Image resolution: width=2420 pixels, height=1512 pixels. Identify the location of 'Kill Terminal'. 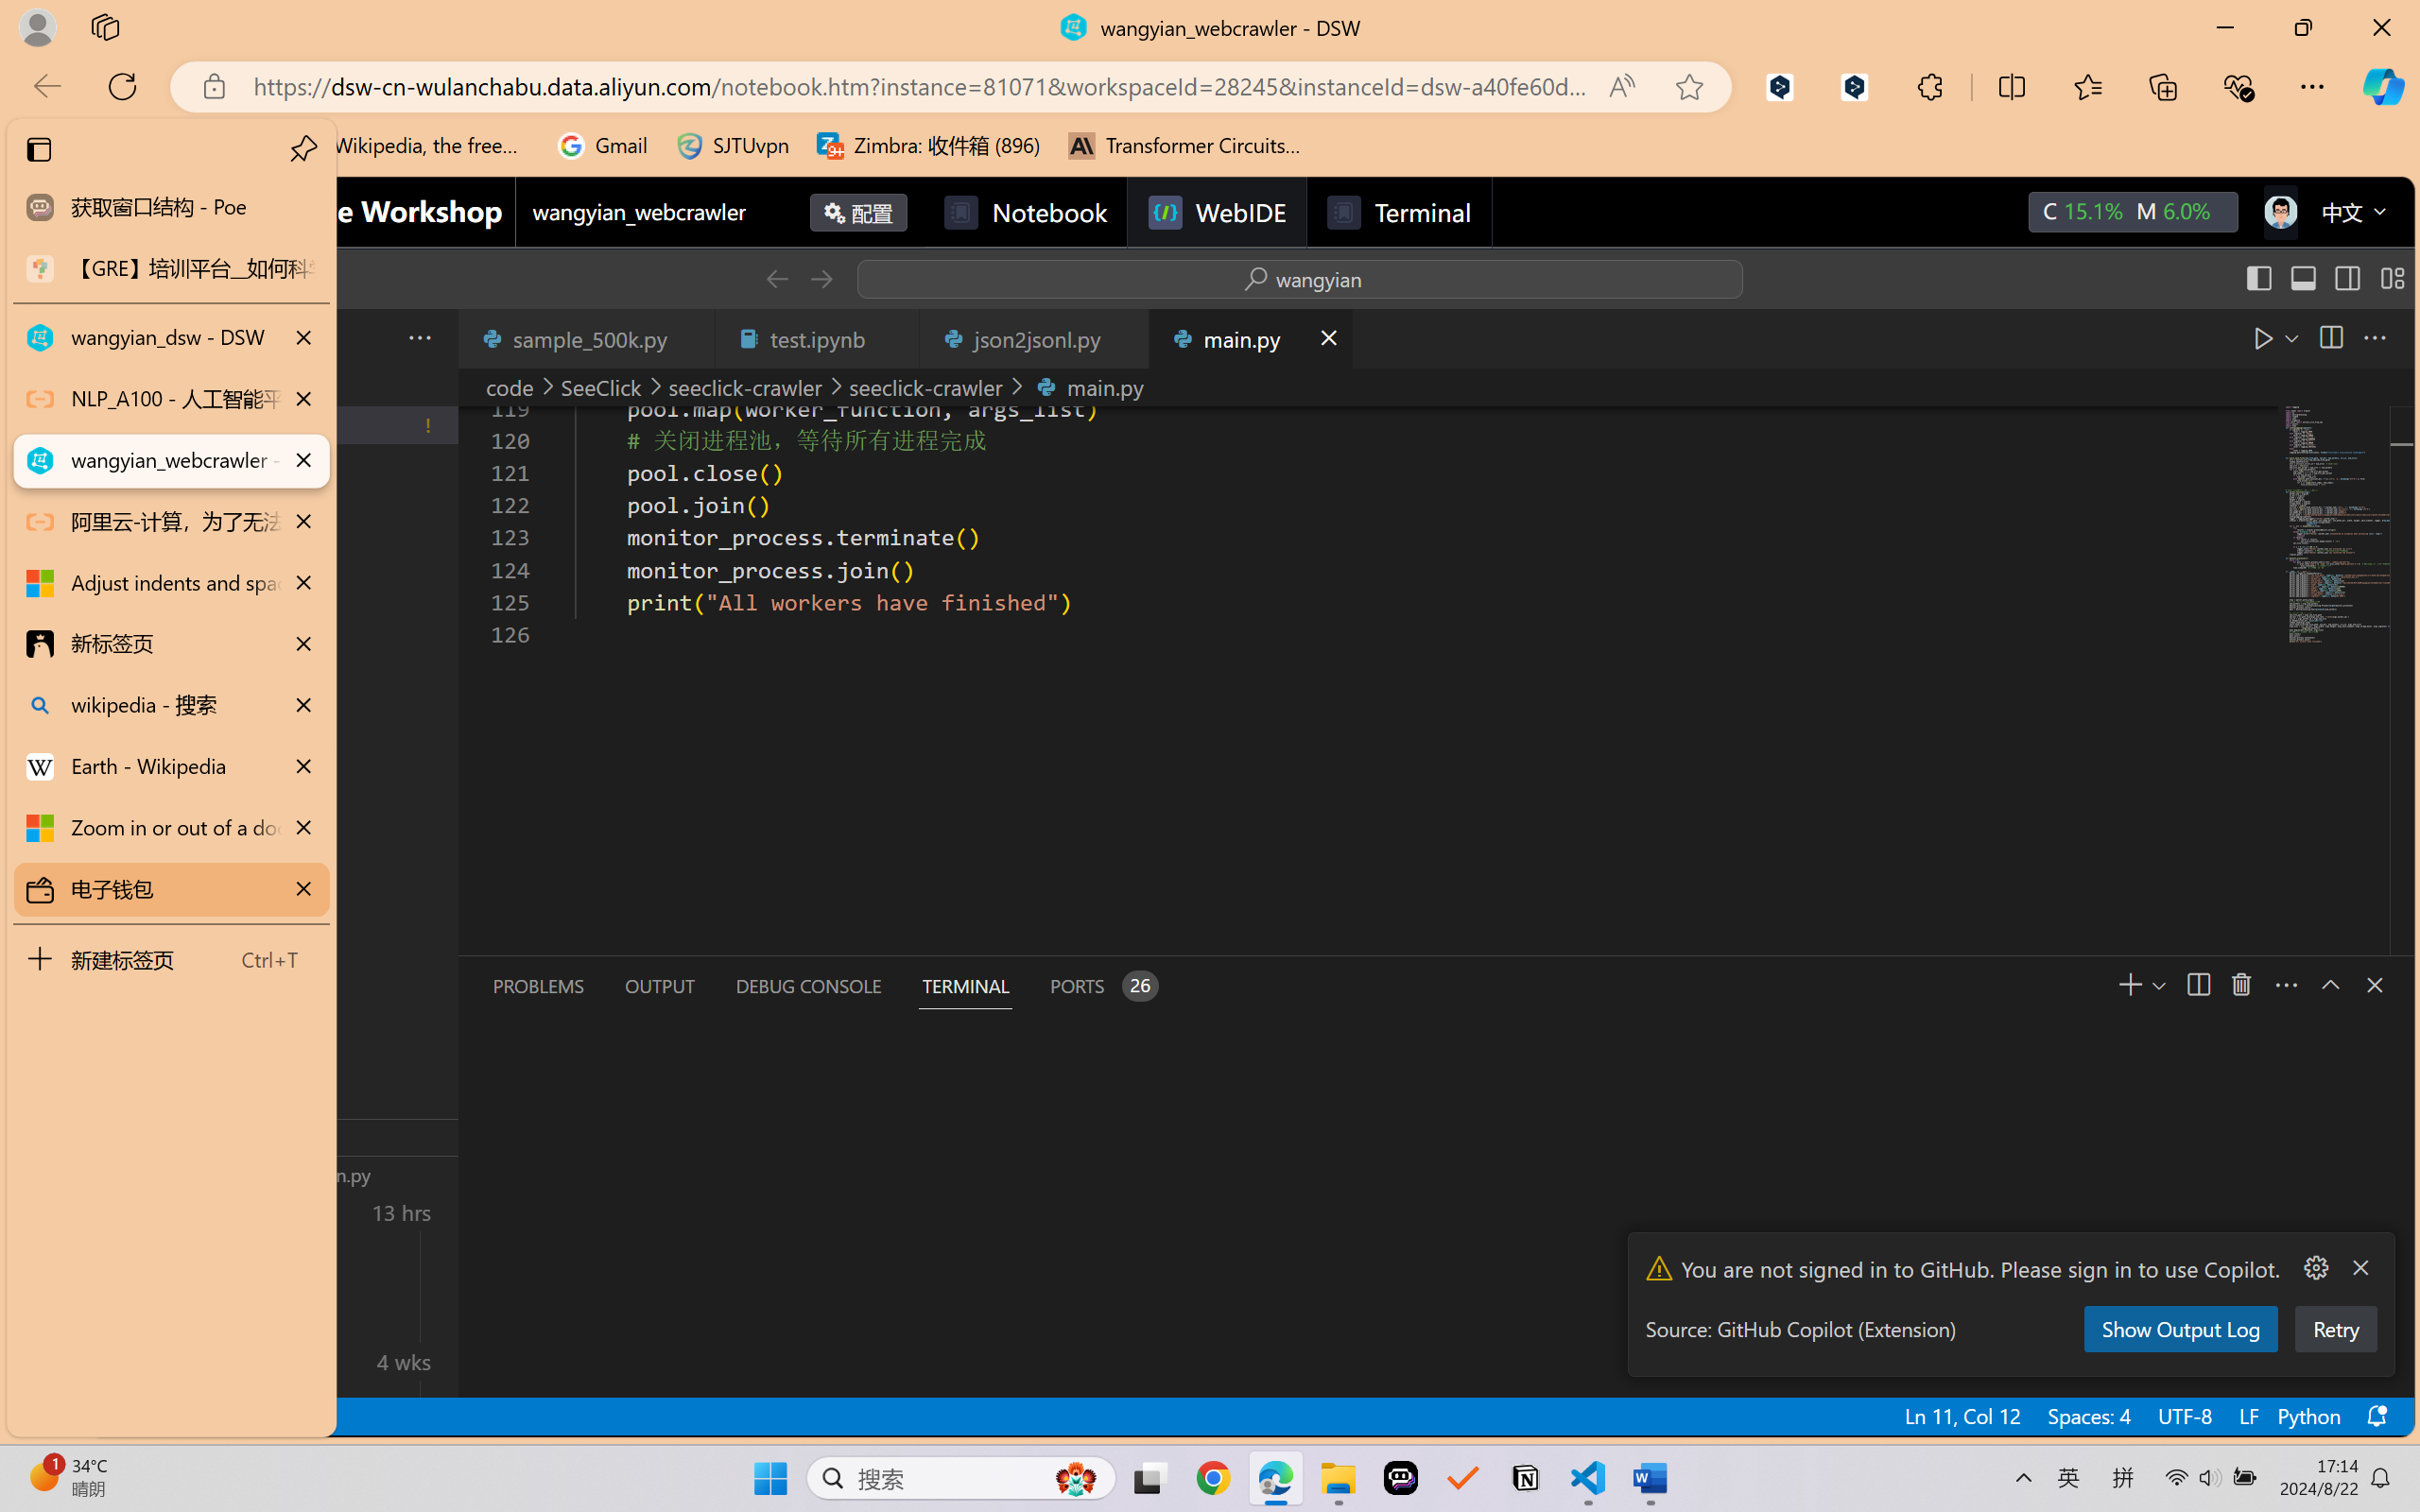
(2239, 984).